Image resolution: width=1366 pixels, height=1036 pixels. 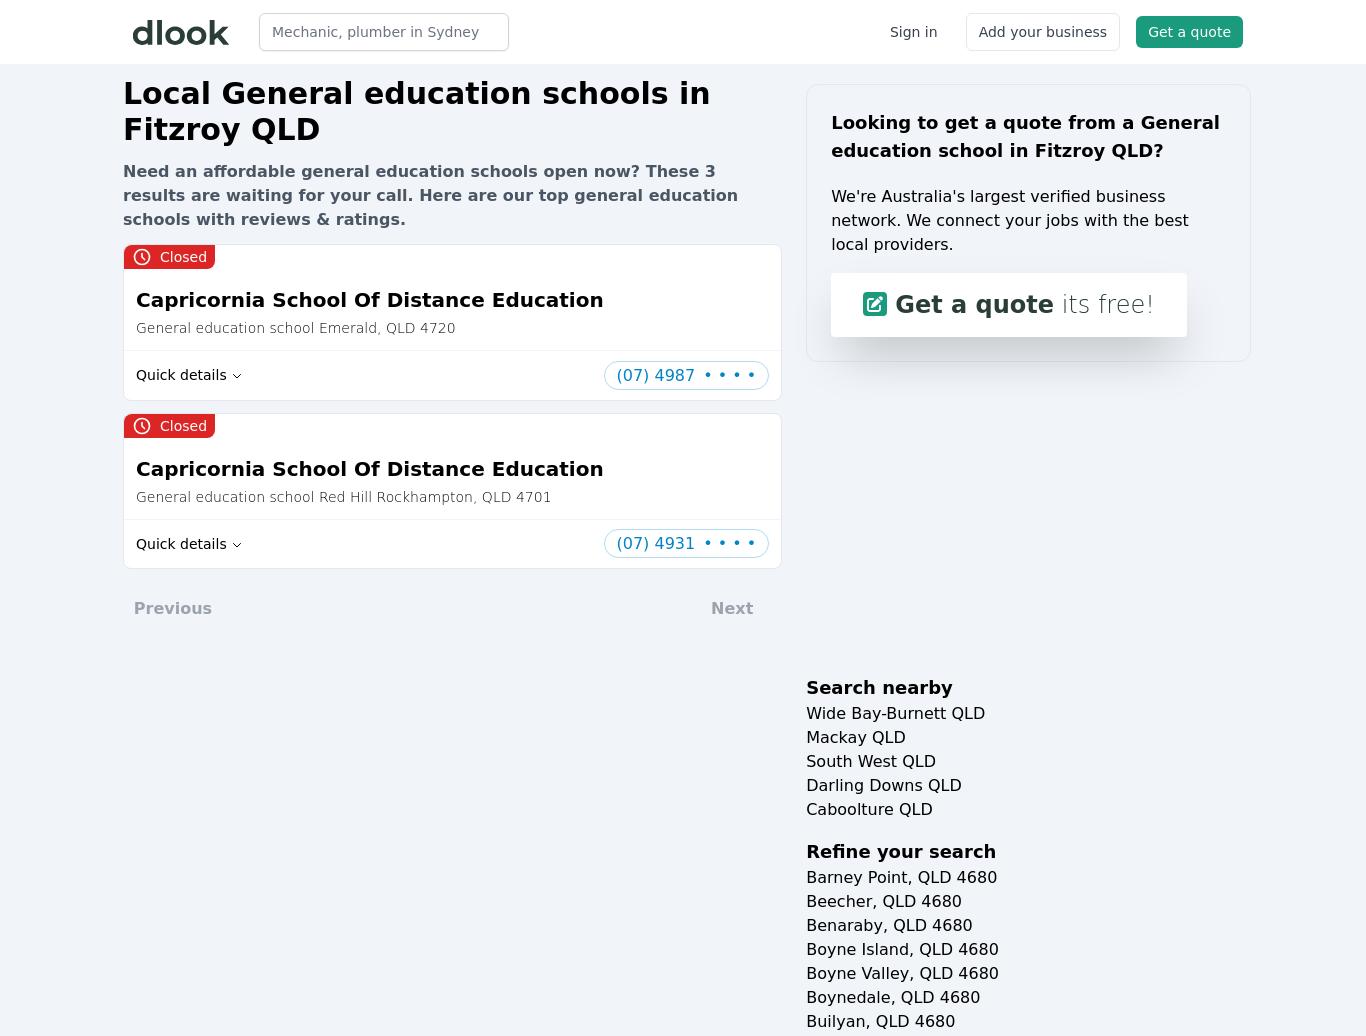 I want to click on '(07) 4931', so click(x=654, y=543).